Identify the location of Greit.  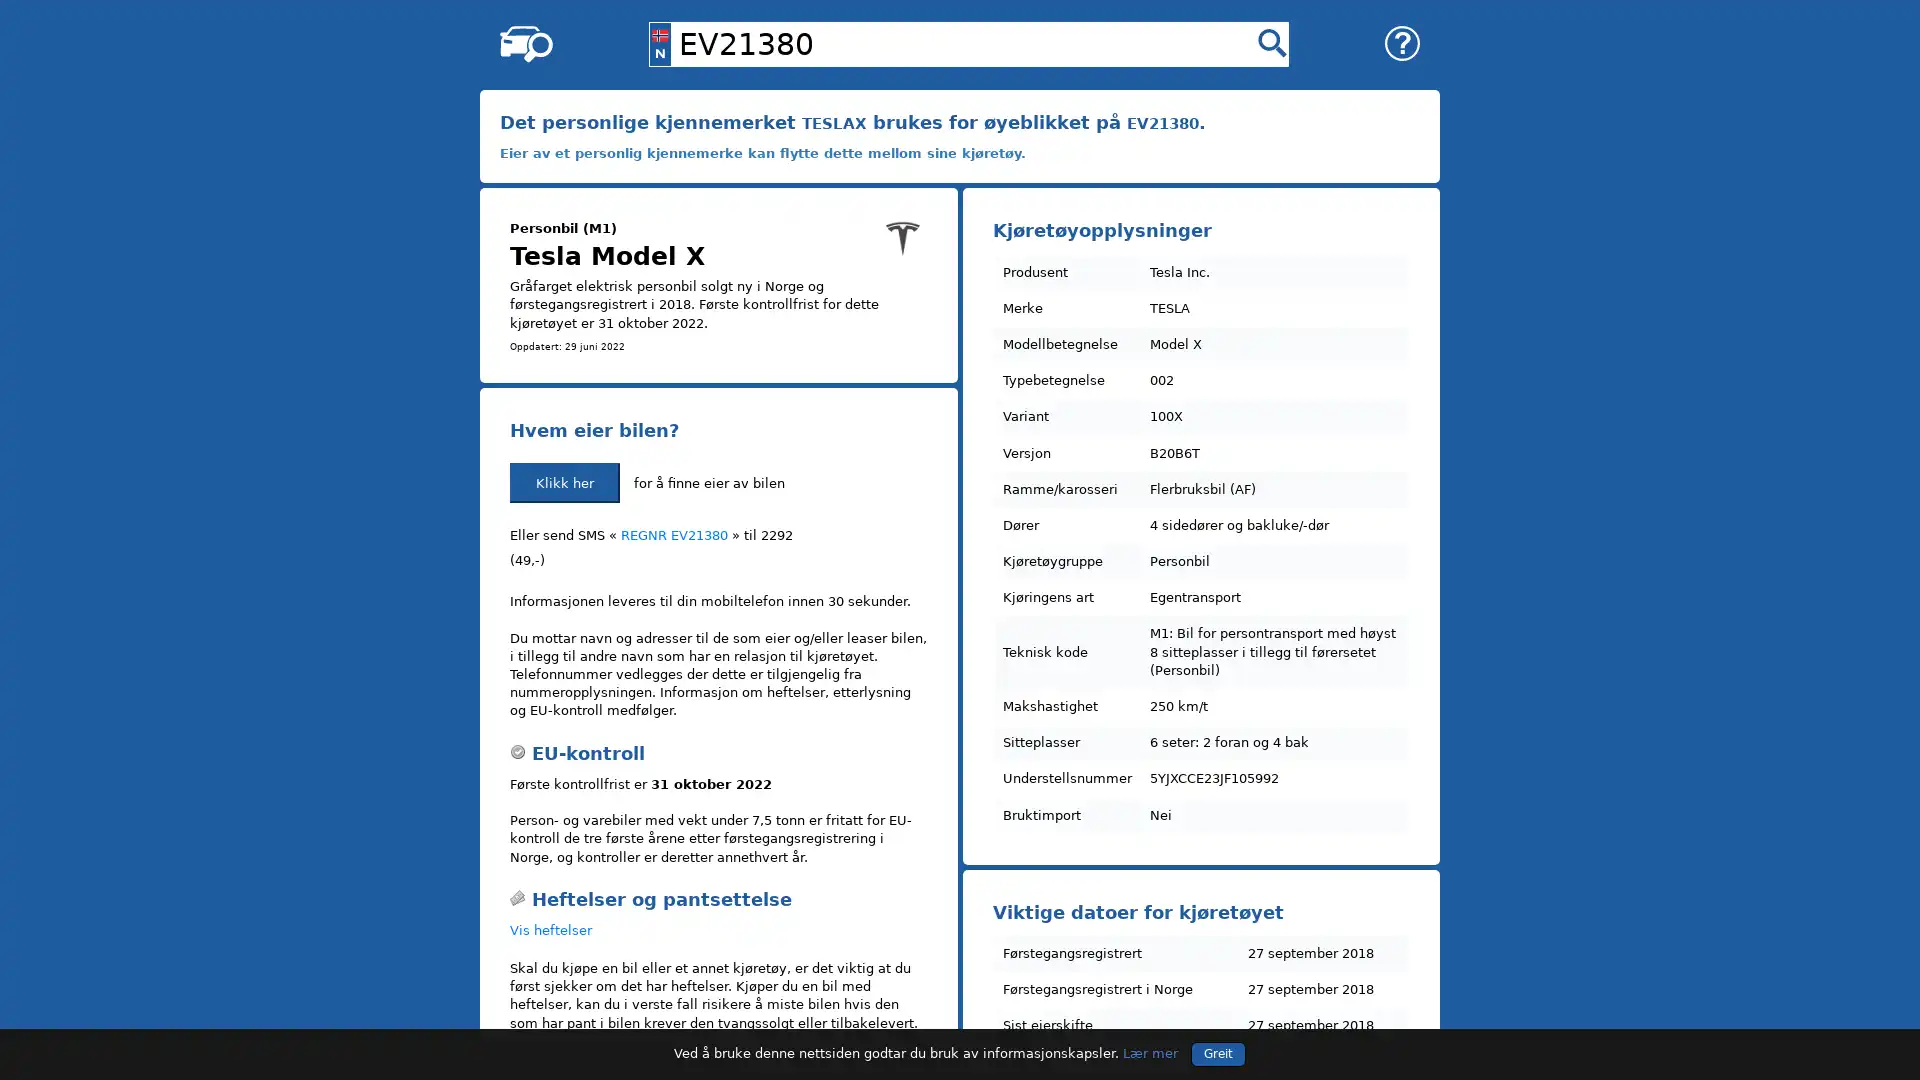
(1217, 1052).